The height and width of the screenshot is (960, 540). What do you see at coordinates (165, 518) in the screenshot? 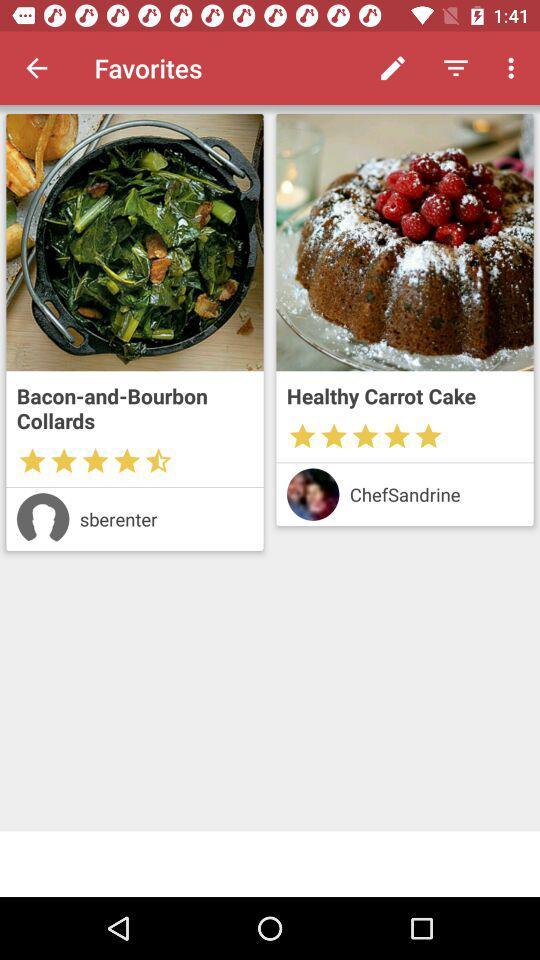
I see `sberenter` at bounding box center [165, 518].